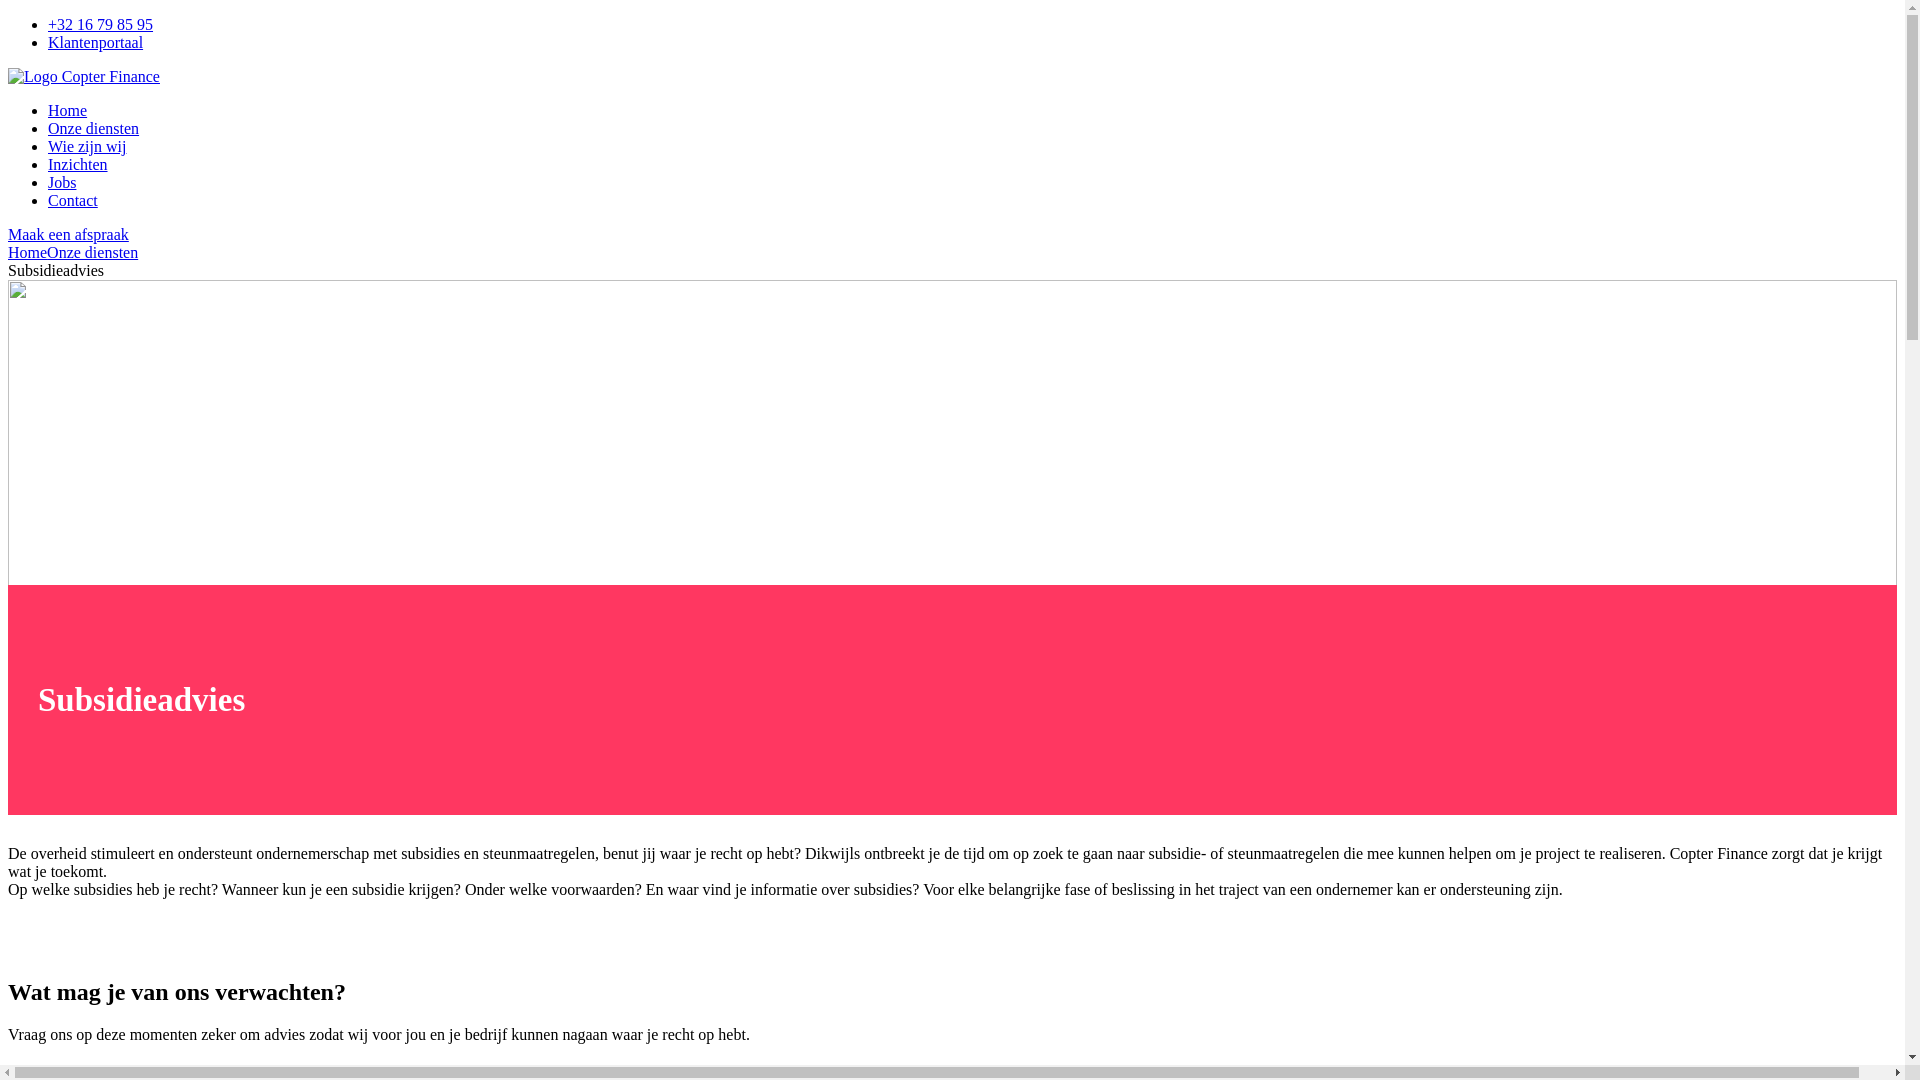 This screenshot has height=1080, width=1920. Describe the element at coordinates (62, 182) in the screenshot. I see `'Jobs'` at that location.